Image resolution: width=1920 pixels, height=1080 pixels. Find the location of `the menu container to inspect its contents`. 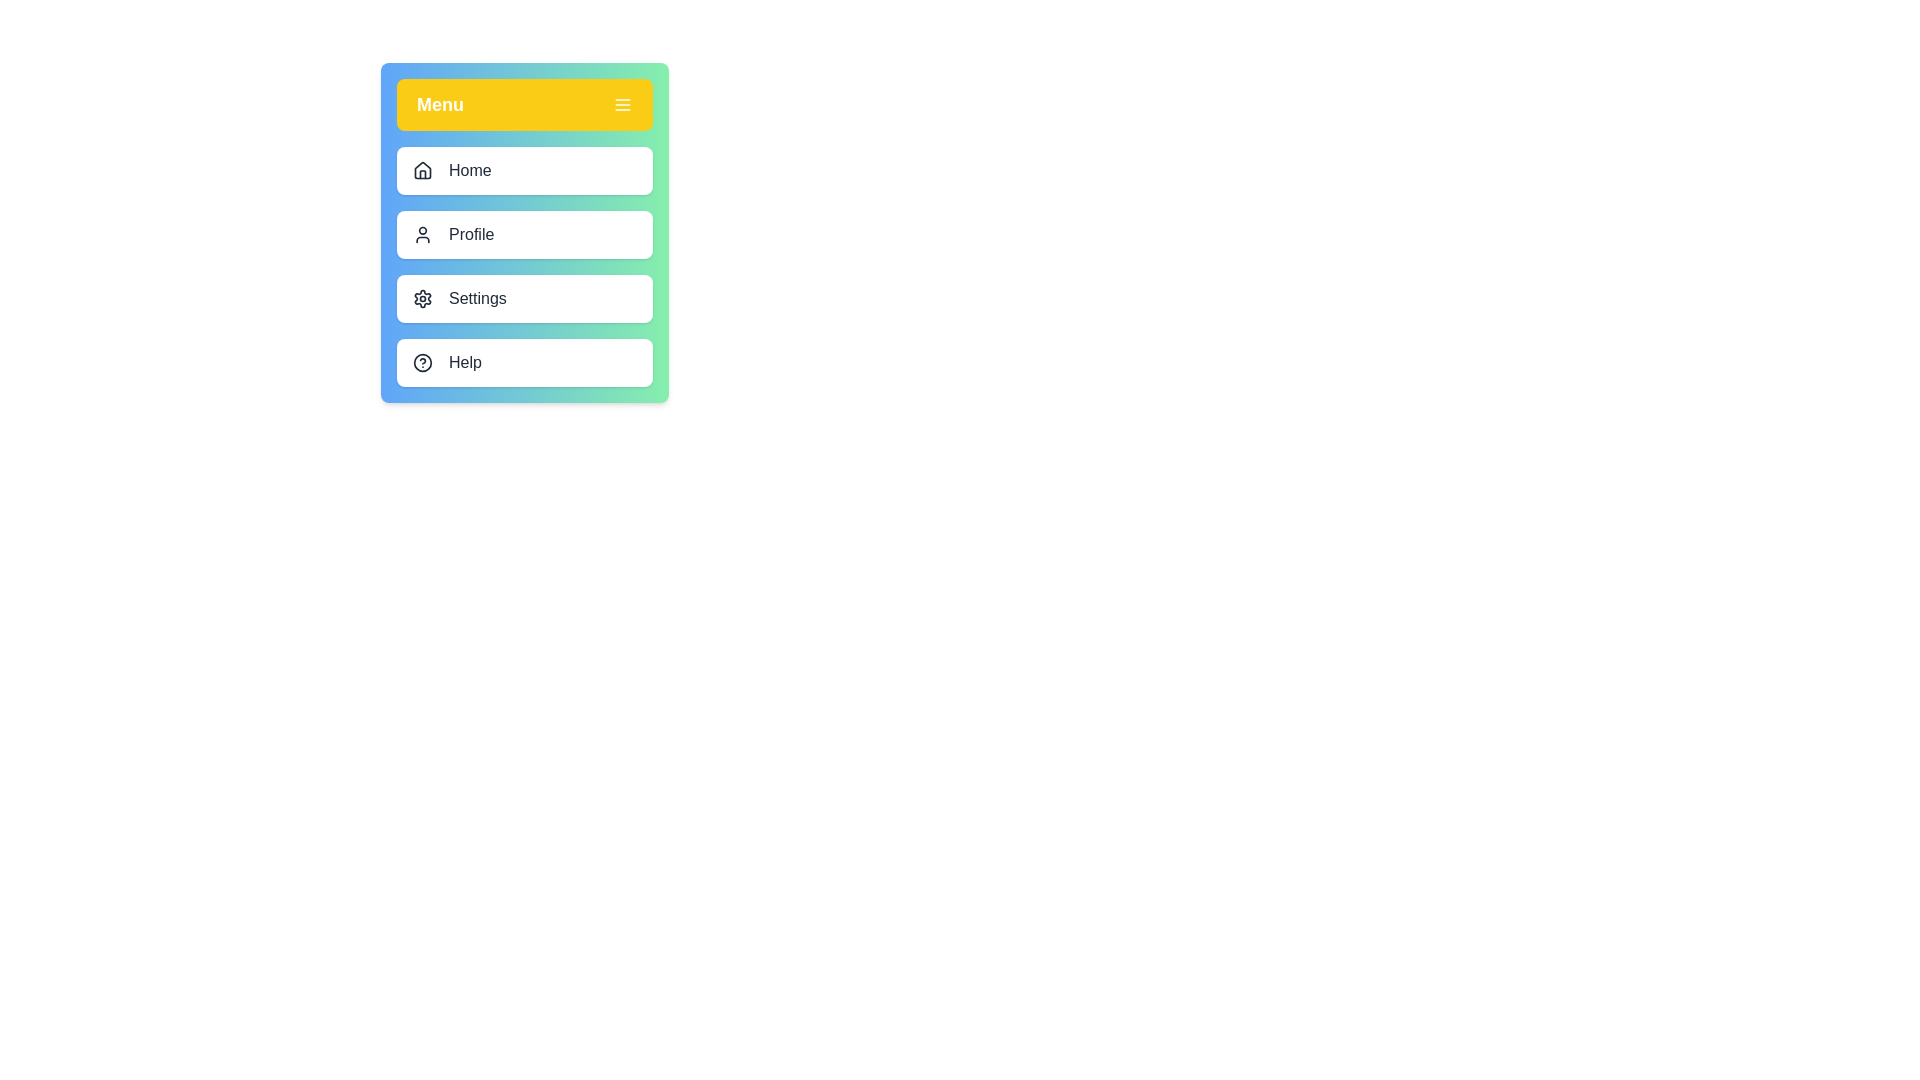

the menu container to inspect its contents is located at coordinates (524, 231).